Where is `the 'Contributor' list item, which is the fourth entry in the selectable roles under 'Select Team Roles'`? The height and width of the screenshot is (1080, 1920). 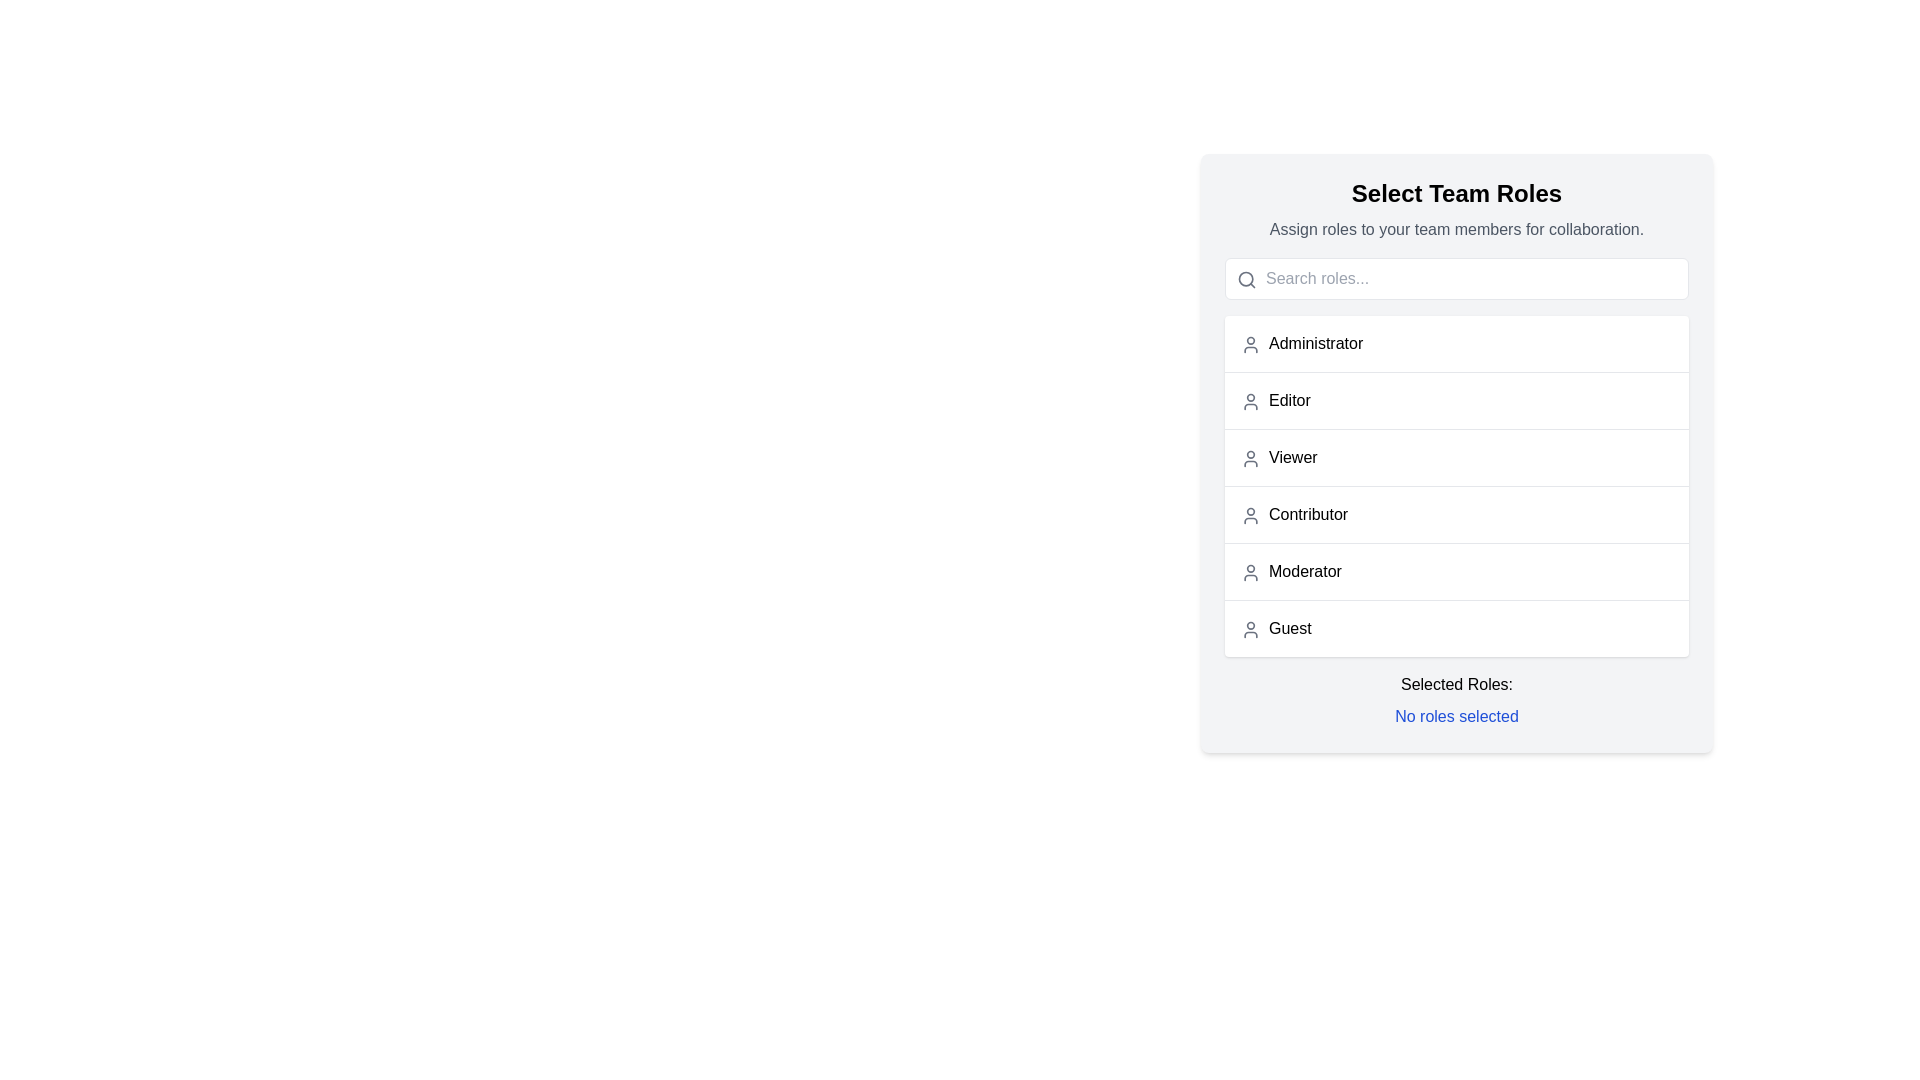 the 'Contributor' list item, which is the fourth entry in the selectable roles under 'Select Team Roles' is located at coordinates (1457, 512).